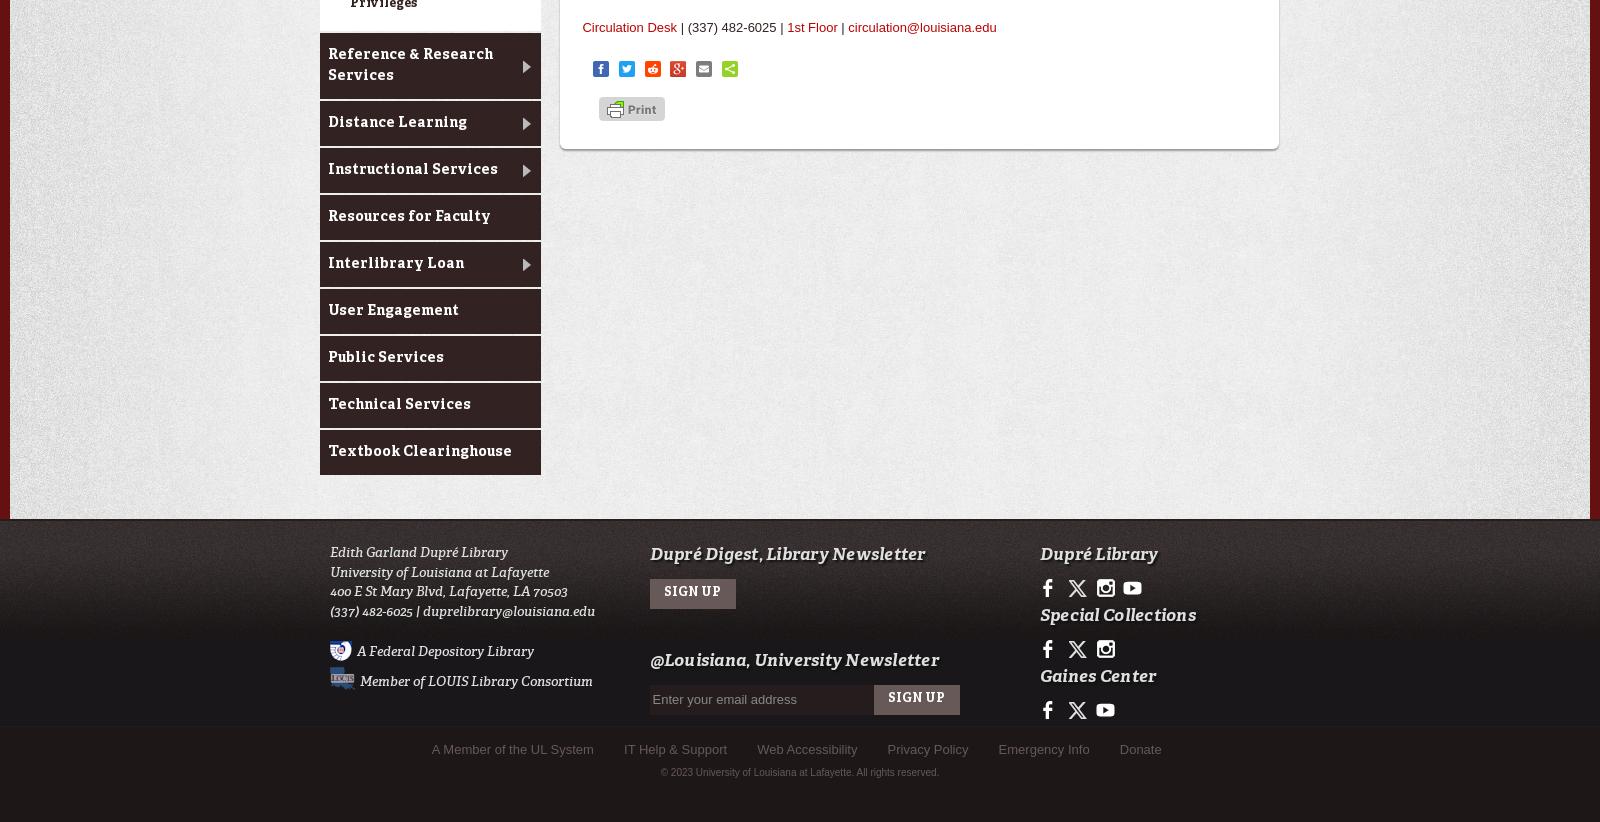 Image resolution: width=1600 pixels, height=822 pixels. I want to click on 'Public Services', so click(386, 356).